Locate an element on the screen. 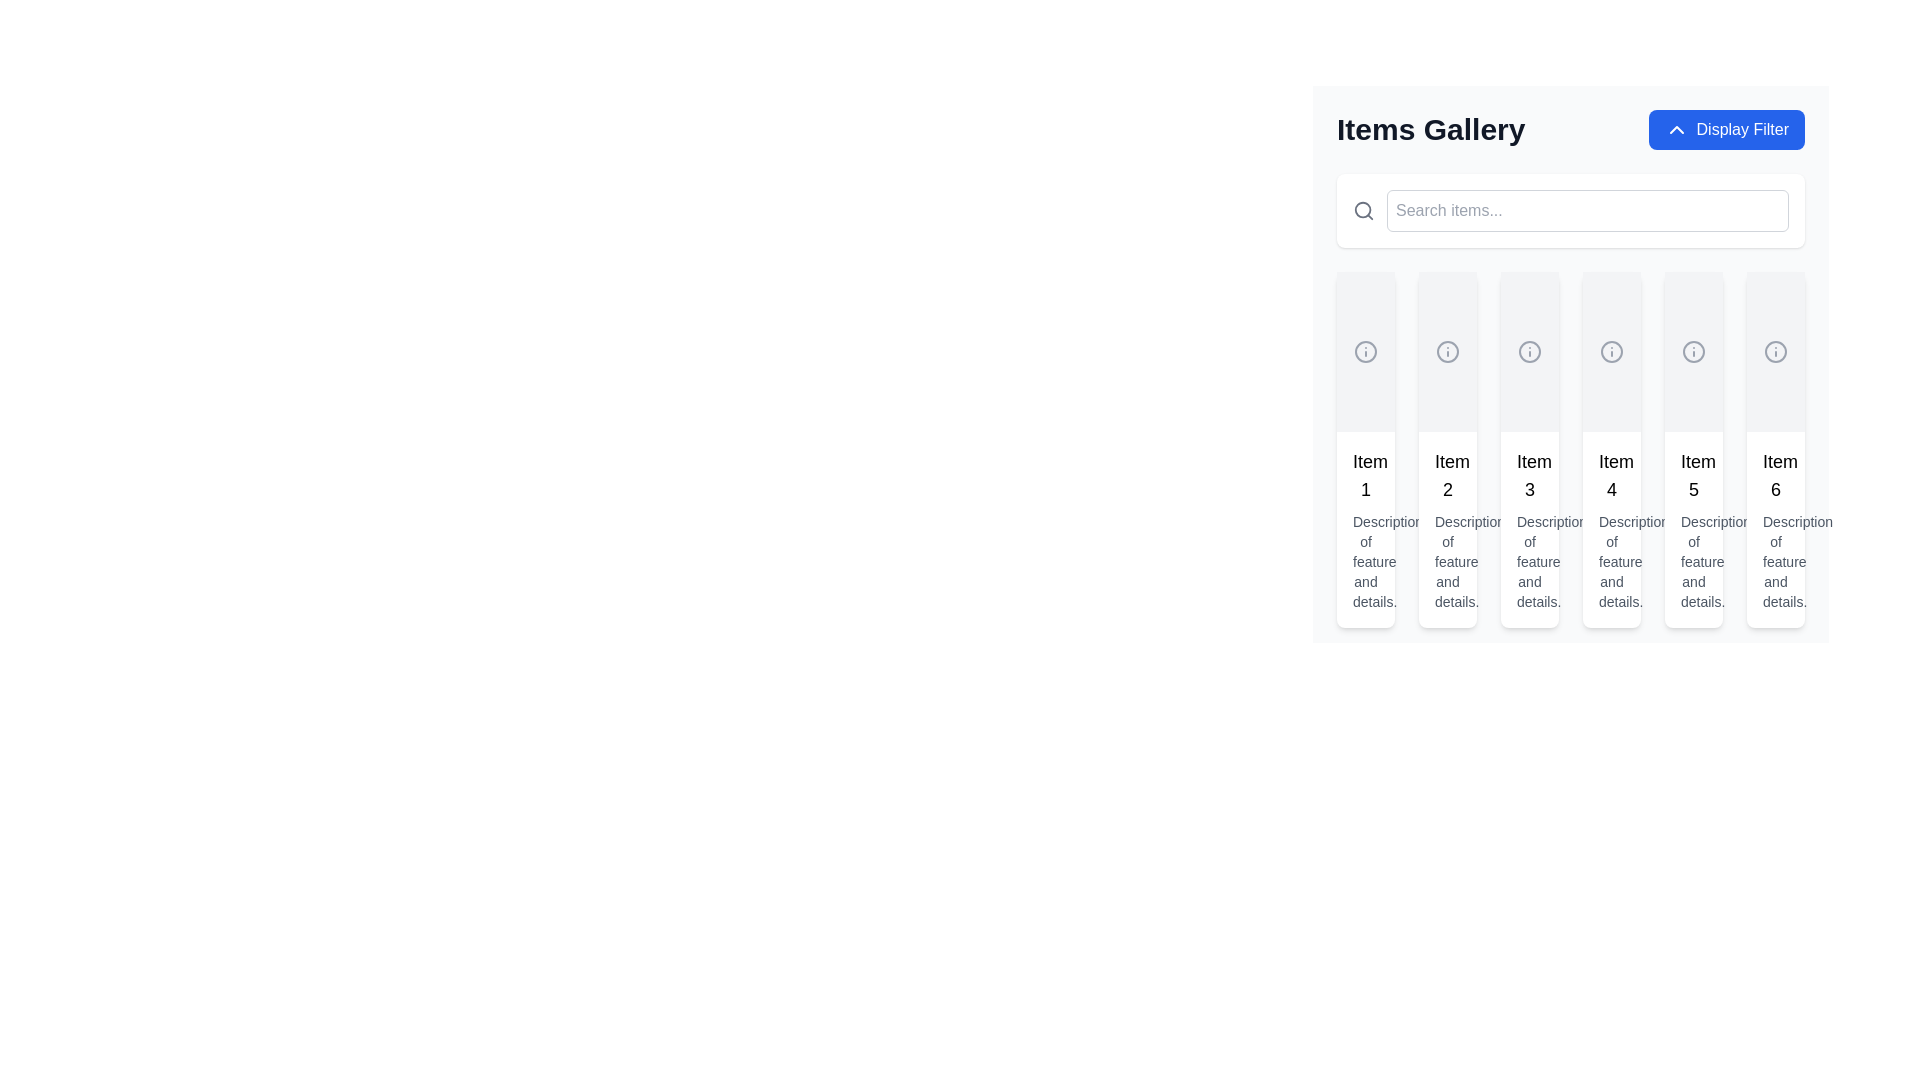 This screenshot has width=1920, height=1080. the card component representing 'Item 3' is located at coordinates (1529, 450).